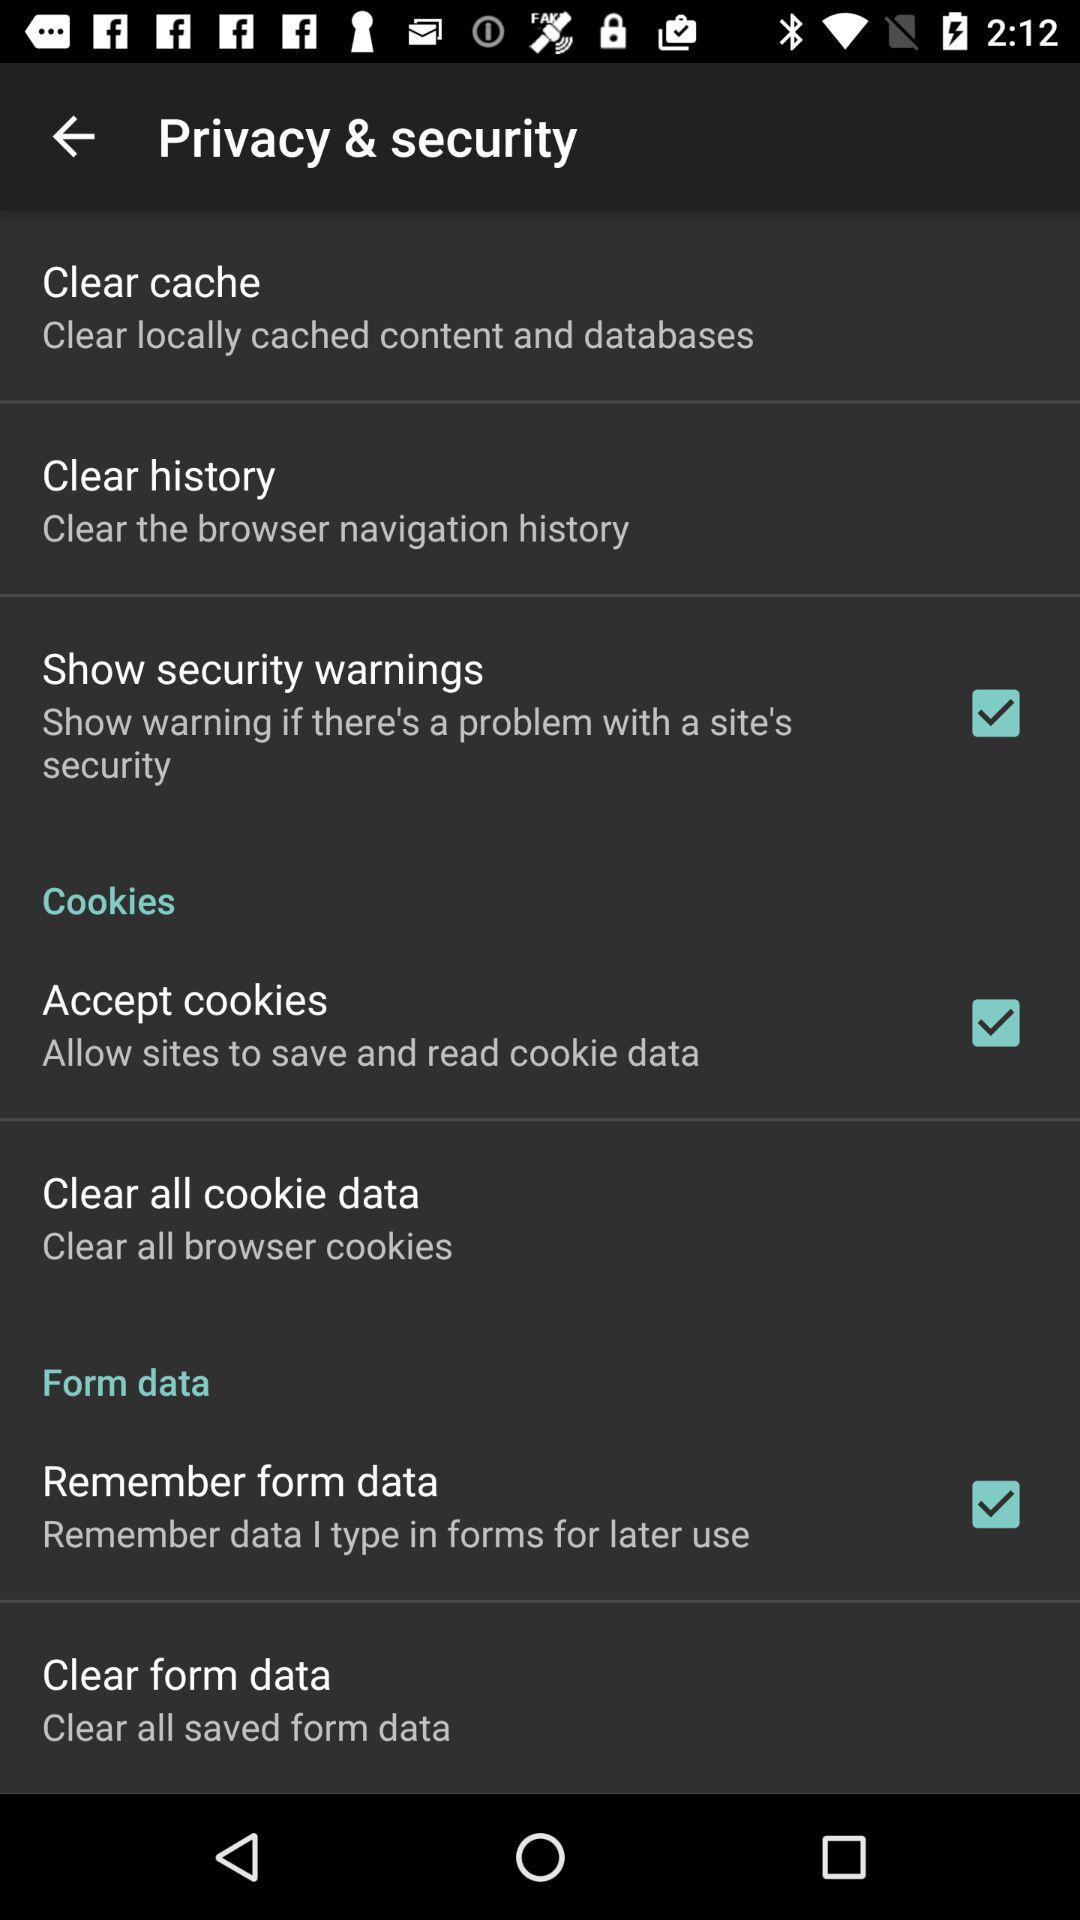 The image size is (1080, 1920). What do you see at coordinates (371, 1050) in the screenshot?
I see `allow sites to item` at bounding box center [371, 1050].